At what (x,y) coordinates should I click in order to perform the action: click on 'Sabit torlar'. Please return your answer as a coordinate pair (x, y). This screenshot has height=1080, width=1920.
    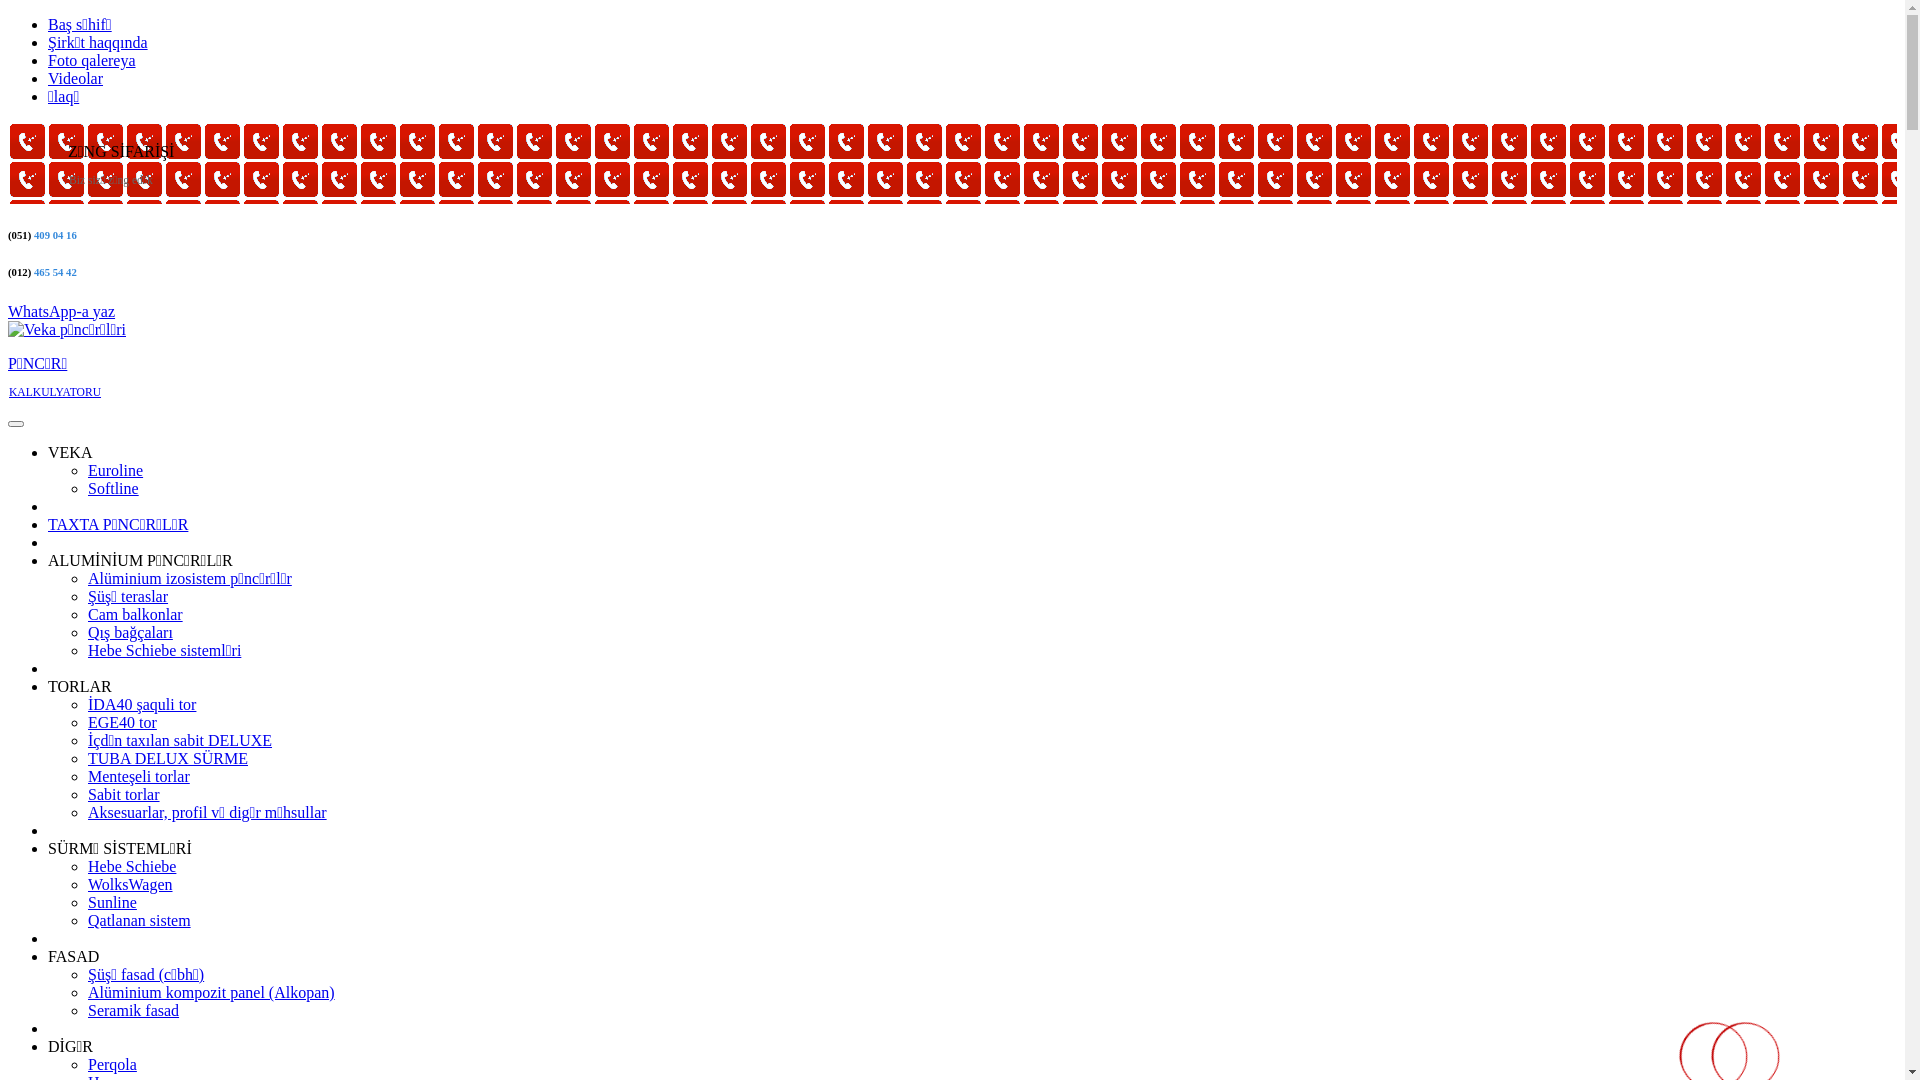
    Looking at the image, I should click on (123, 793).